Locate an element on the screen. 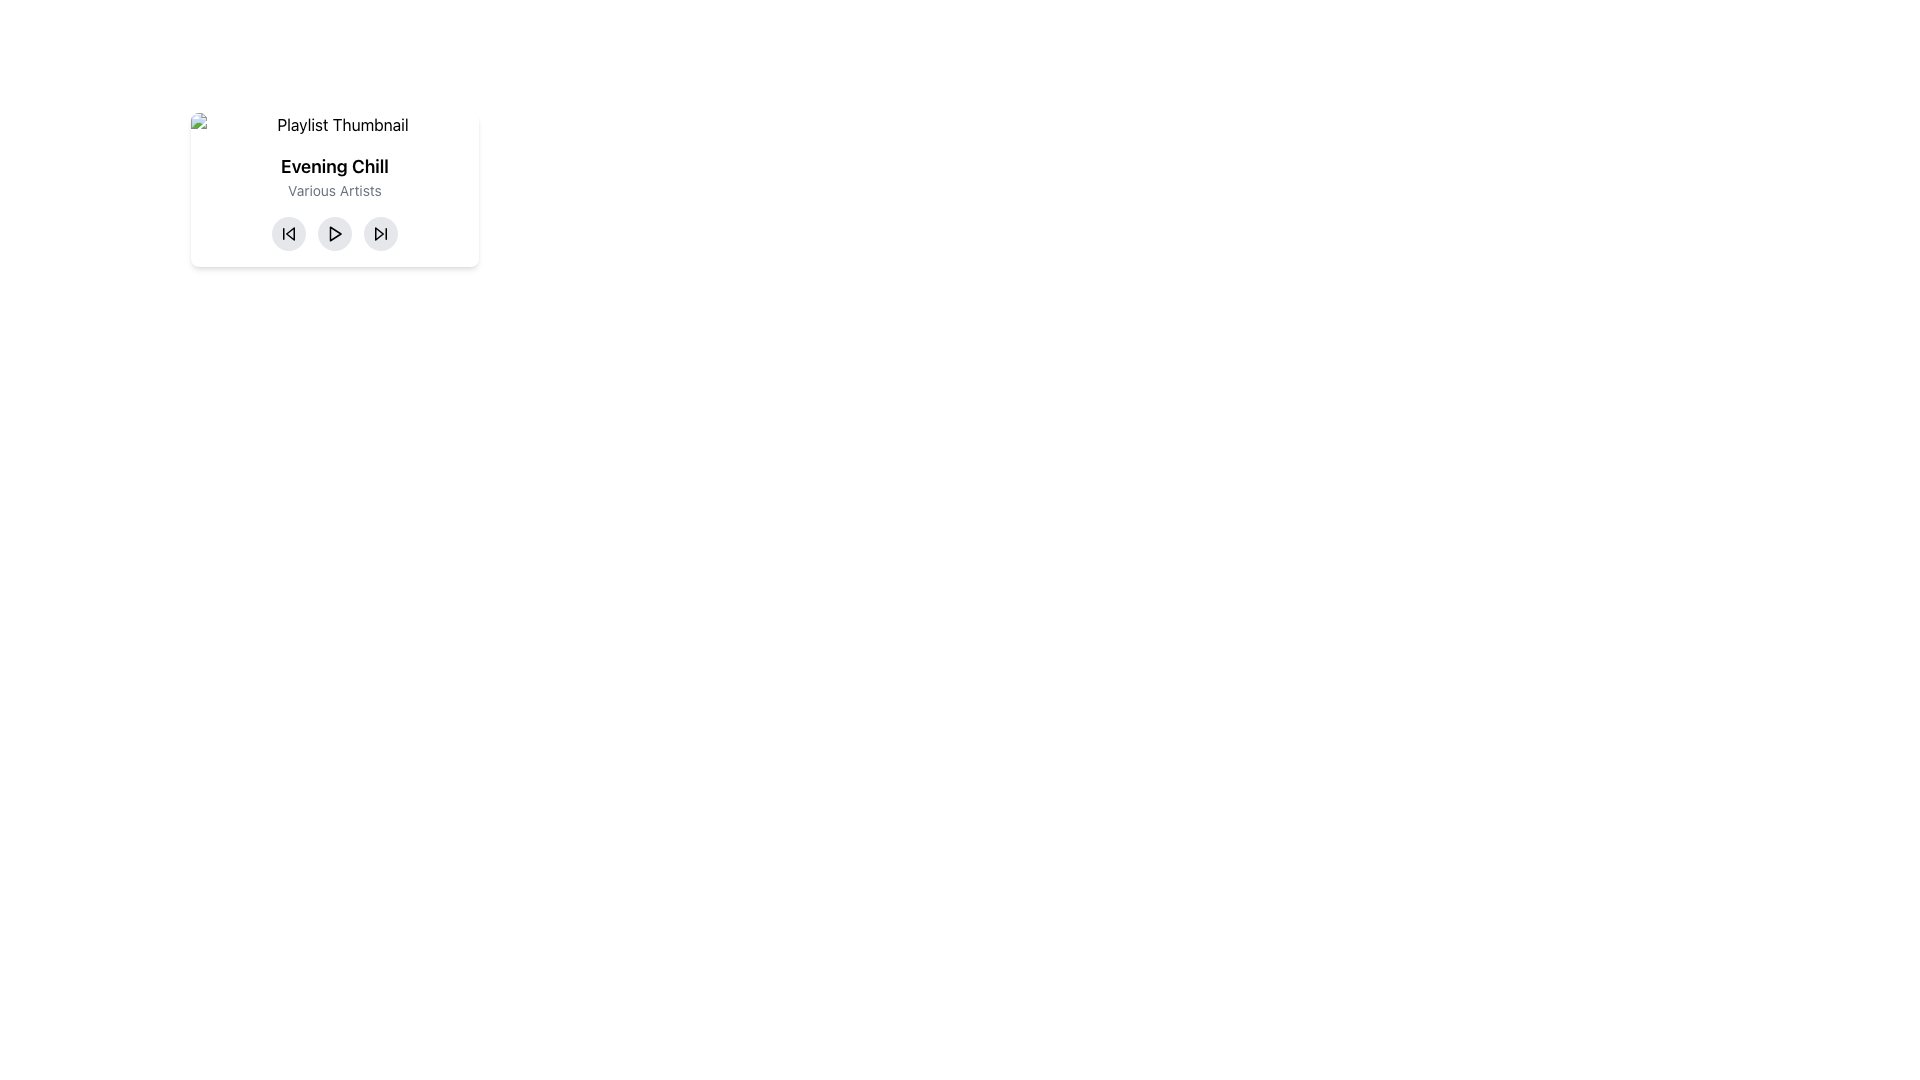  the rewind button, which is the leftmost circular button in a set of three at the bottom of a media player card is located at coordinates (287, 233).